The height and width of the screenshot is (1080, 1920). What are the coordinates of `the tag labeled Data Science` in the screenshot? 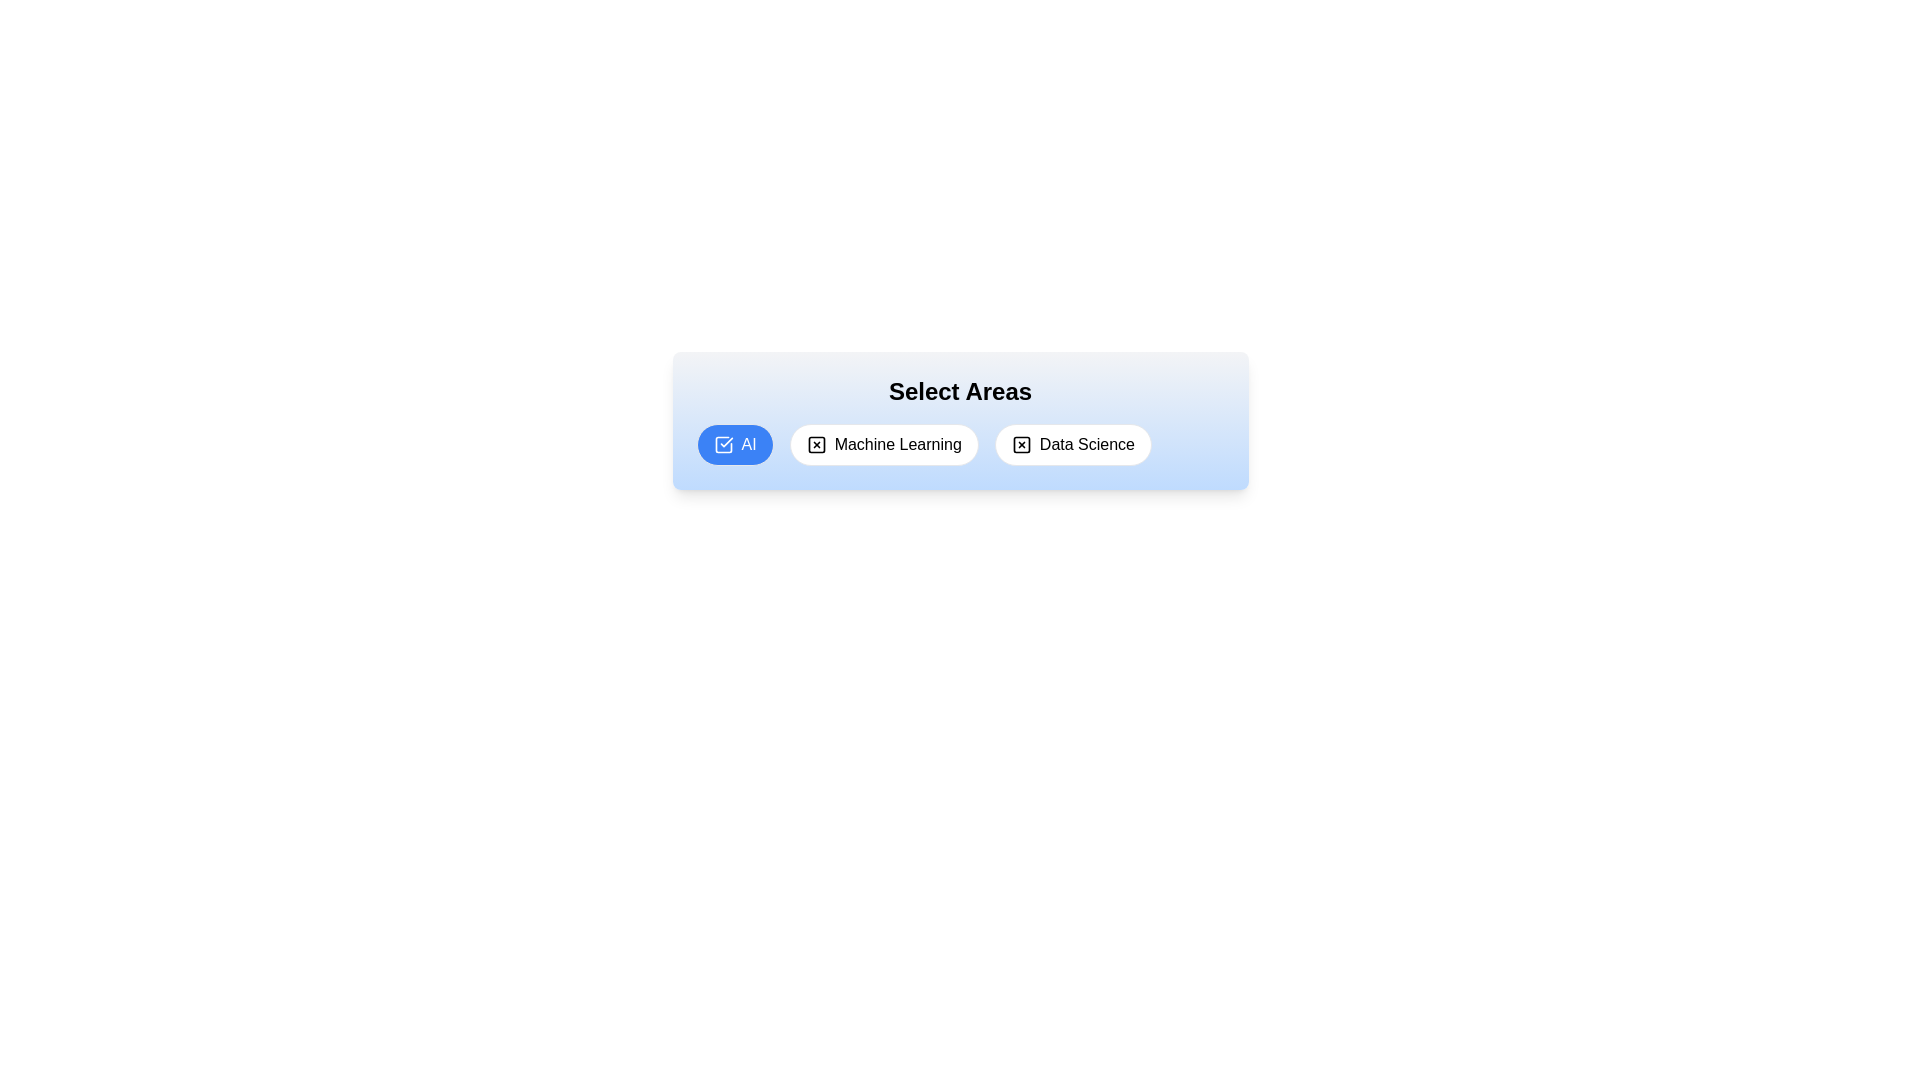 It's located at (1072, 443).